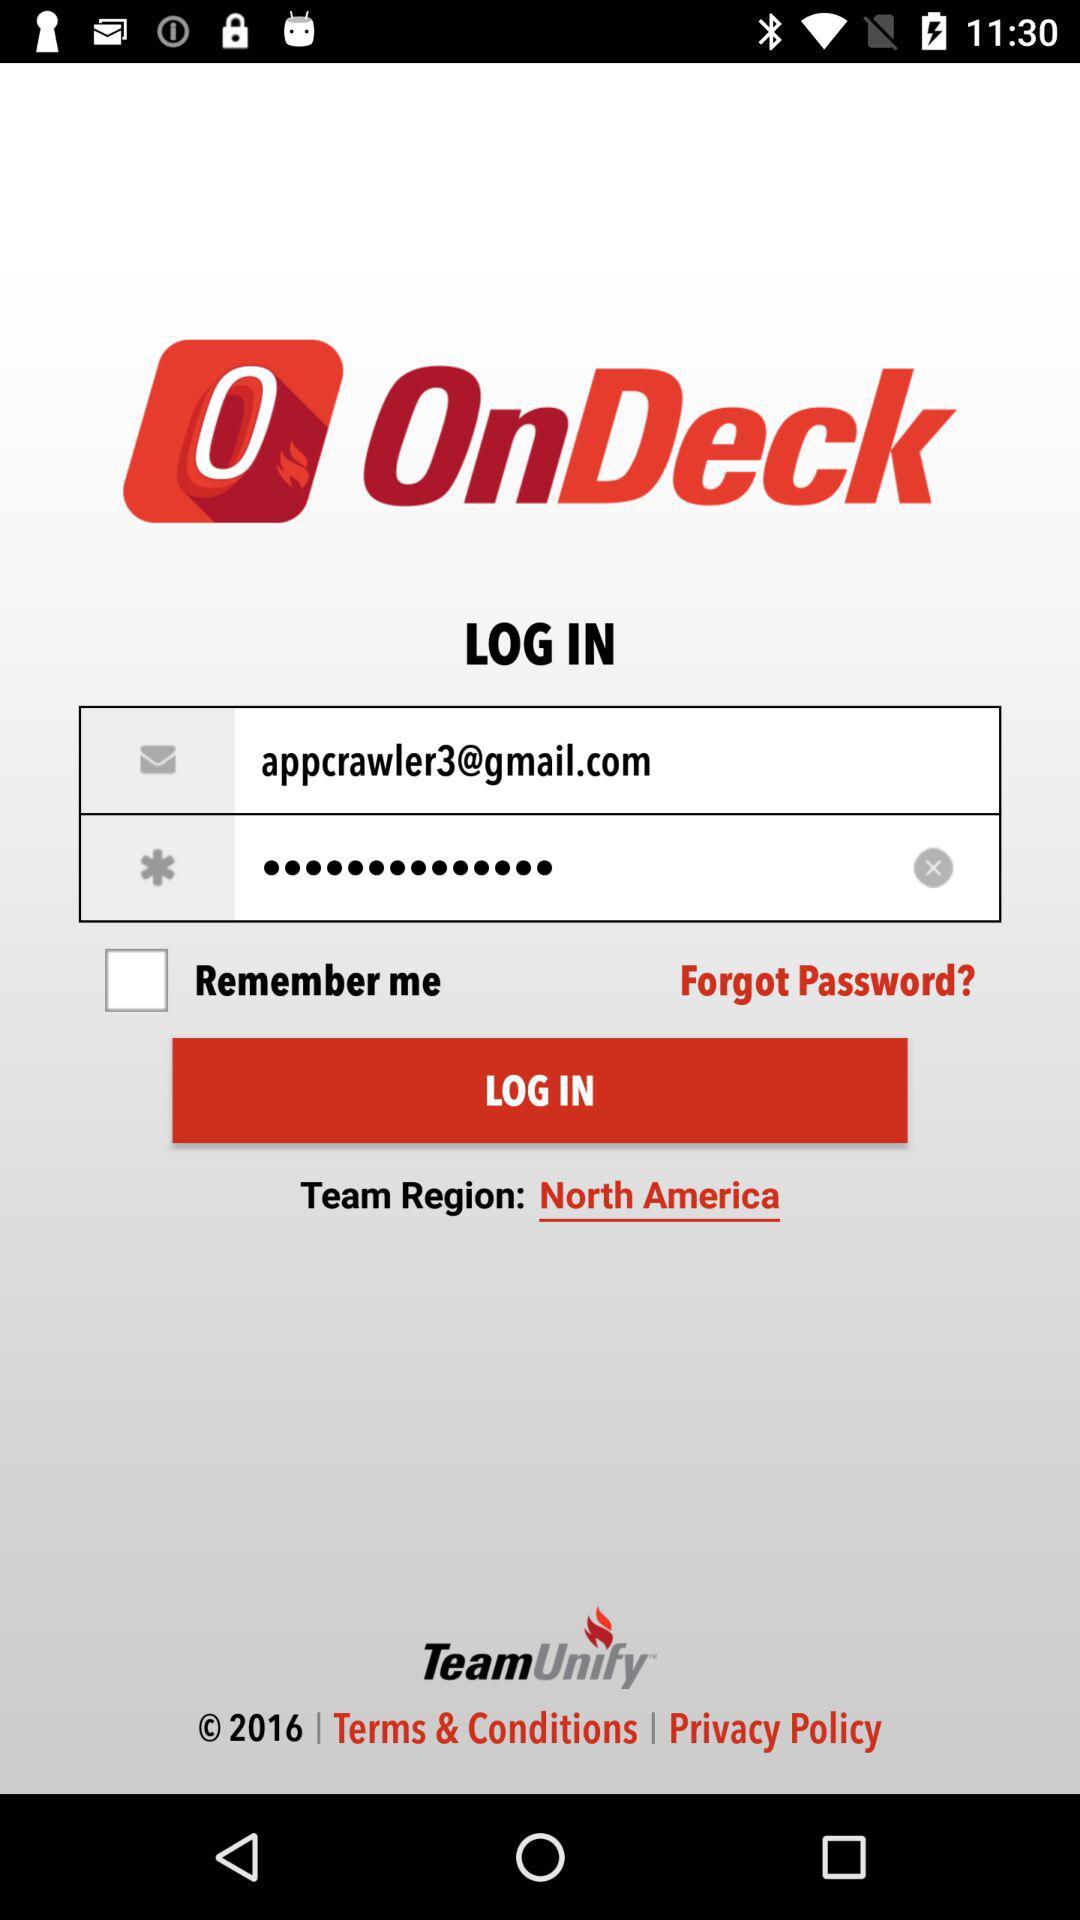 The image size is (1080, 1920). What do you see at coordinates (540, 867) in the screenshot?
I see `appcrawler3116 item` at bounding box center [540, 867].